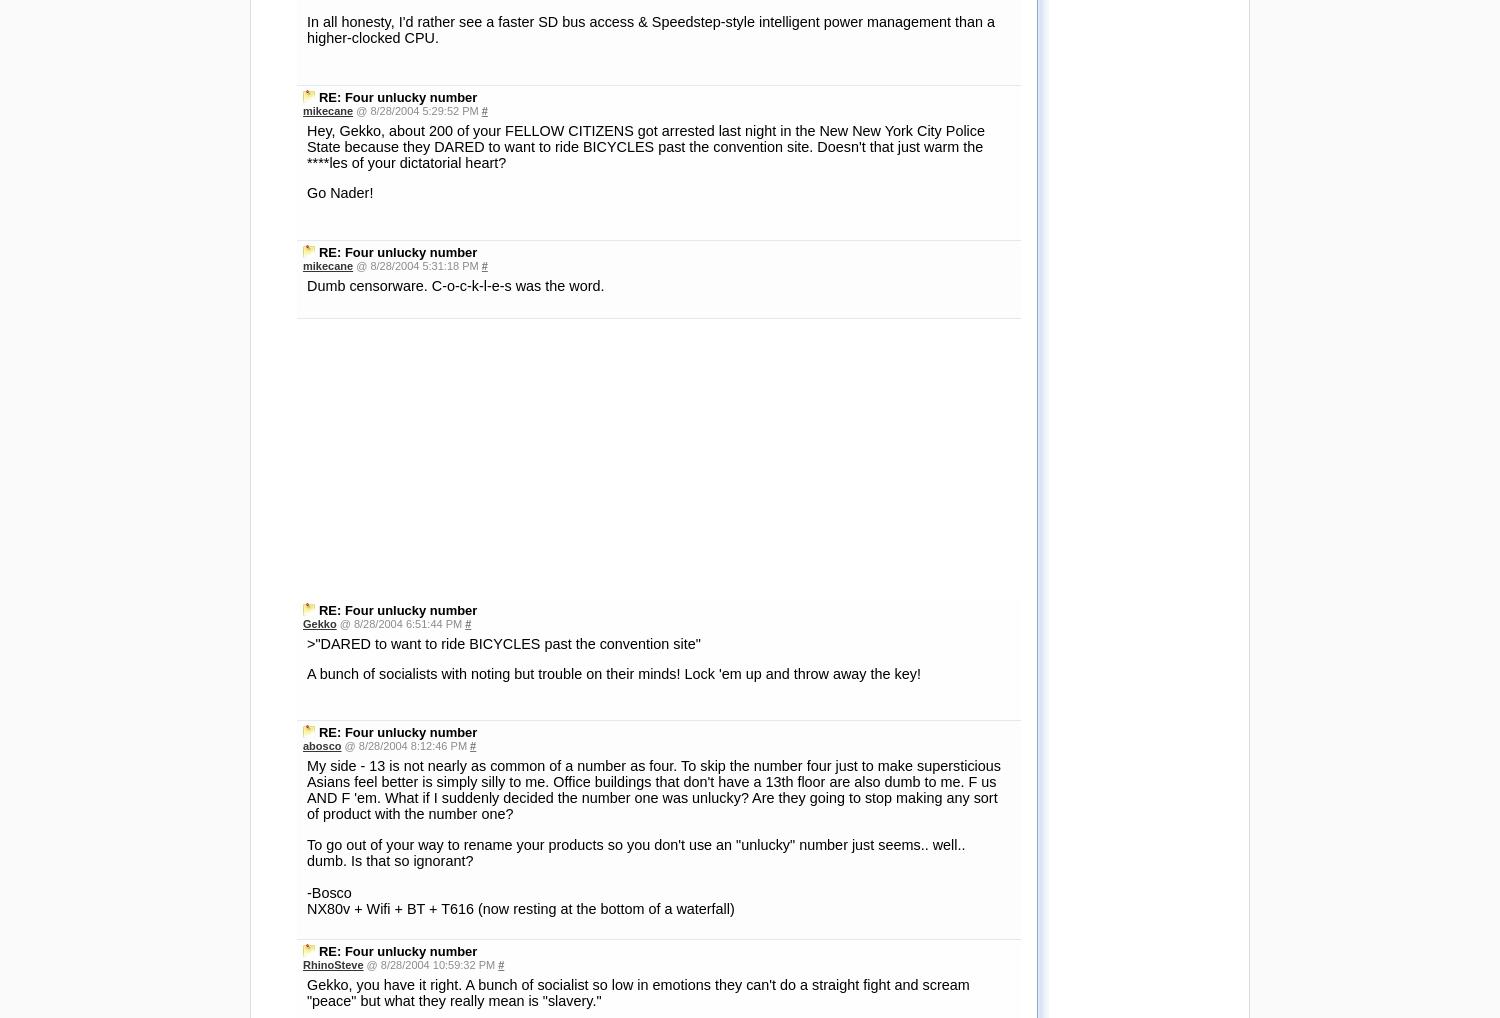  I want to click on 'Go Nader!', so click(339, 193).